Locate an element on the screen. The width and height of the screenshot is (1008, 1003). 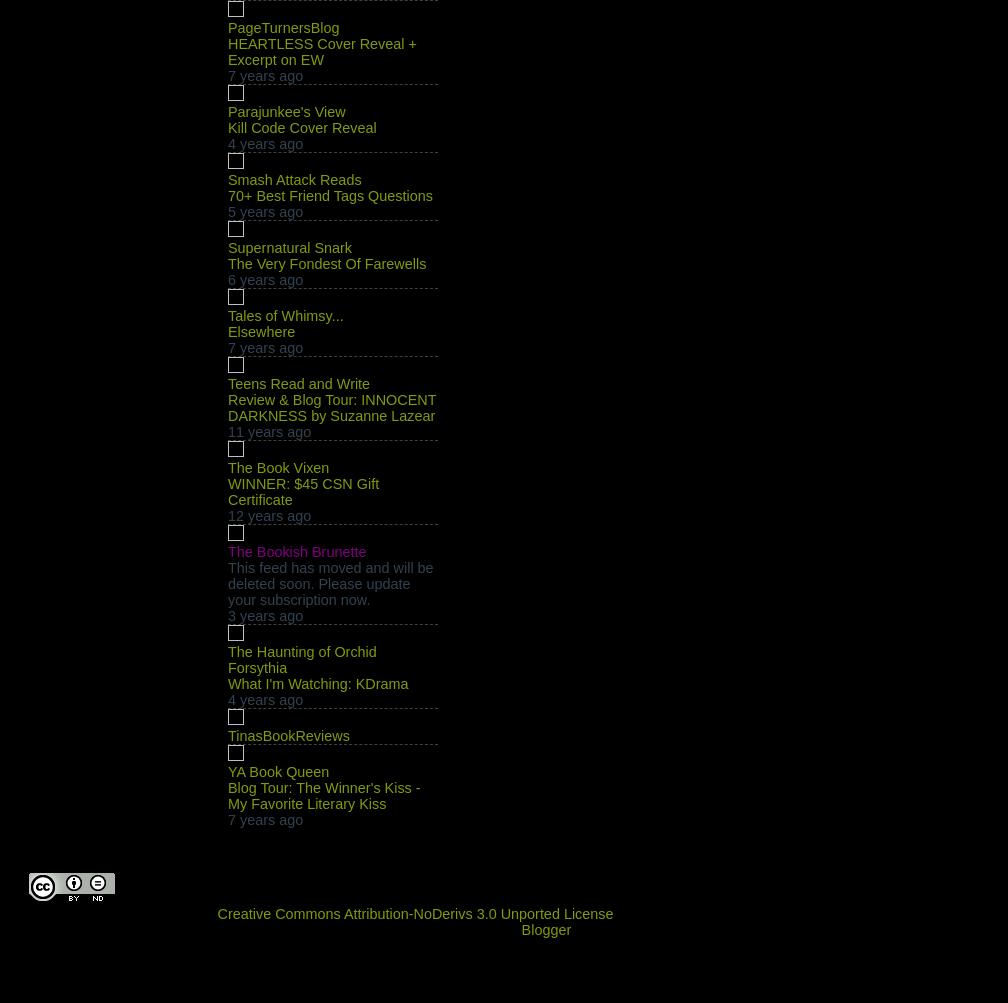
'Blogger' is located at coordinates (521, 928).